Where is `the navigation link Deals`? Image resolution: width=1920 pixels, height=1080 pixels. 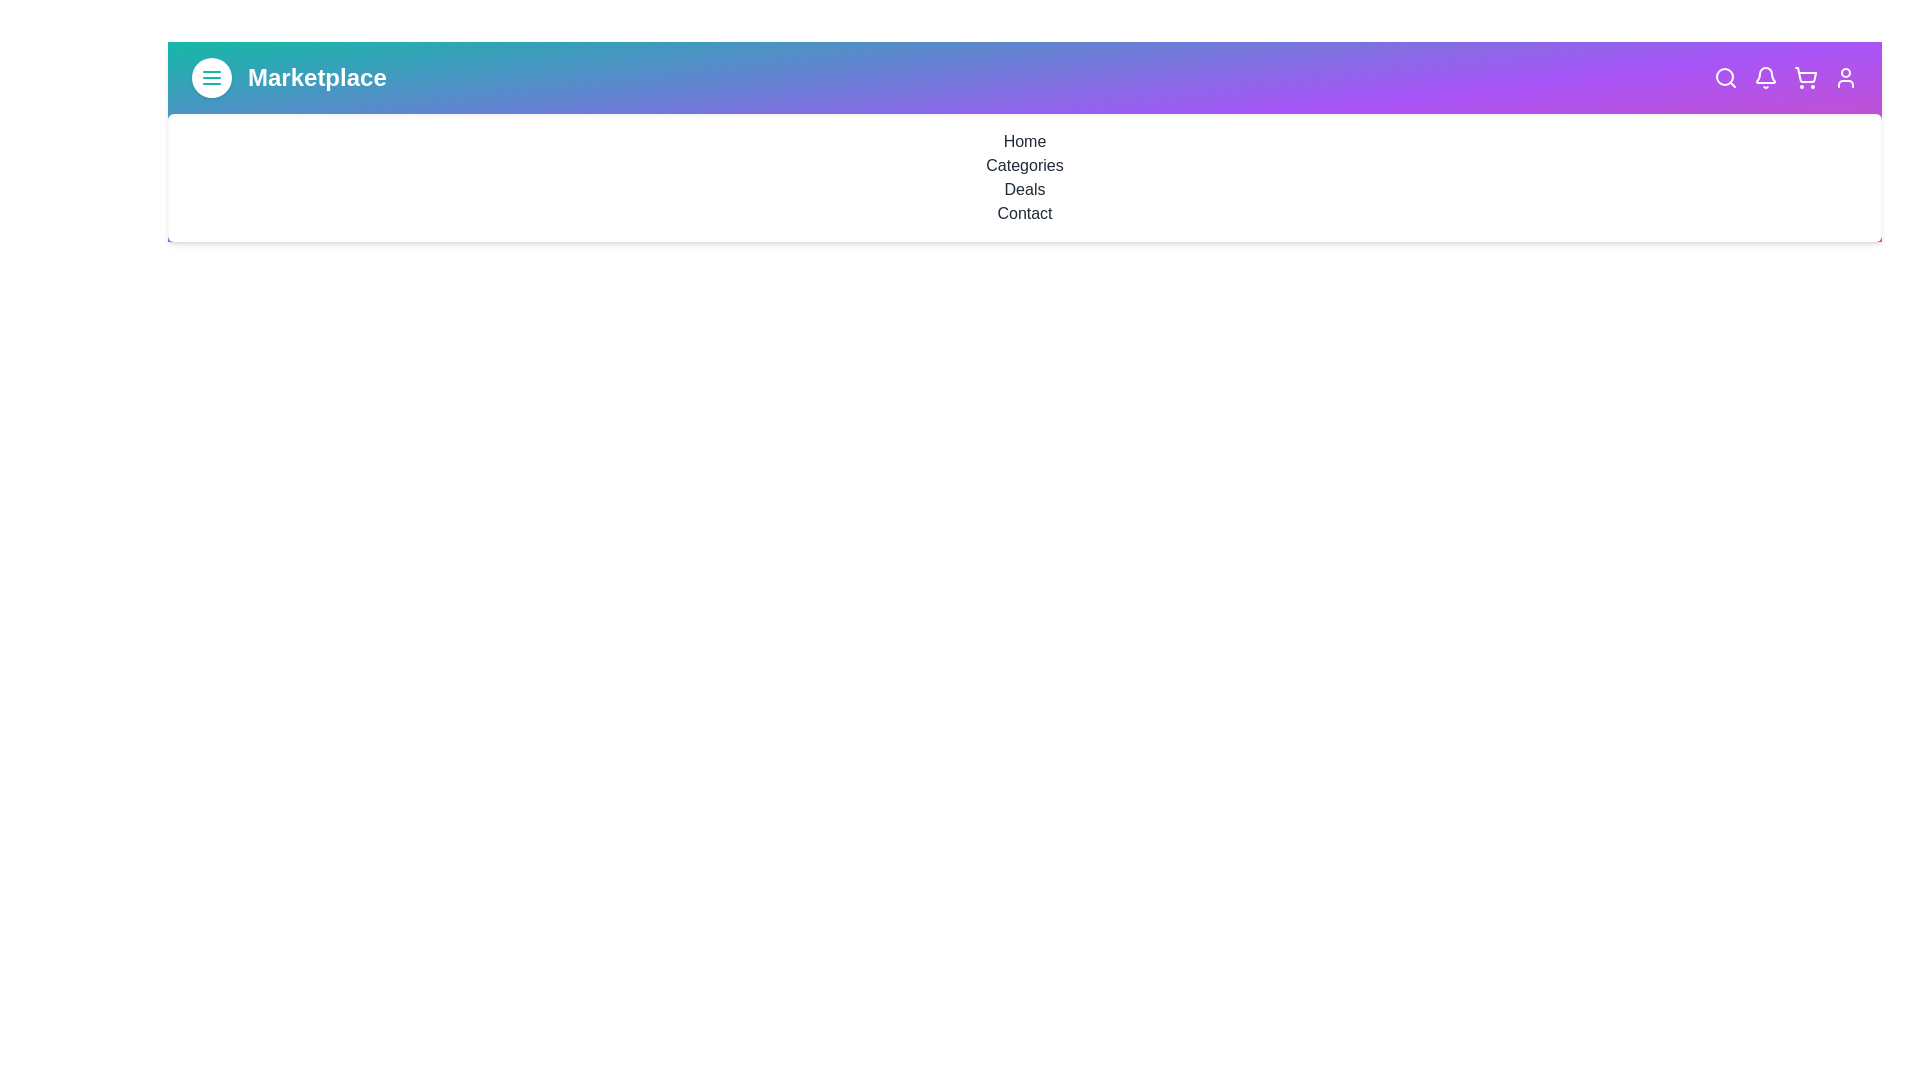
the navigation link Deals is located at coordinates (1025, 189).